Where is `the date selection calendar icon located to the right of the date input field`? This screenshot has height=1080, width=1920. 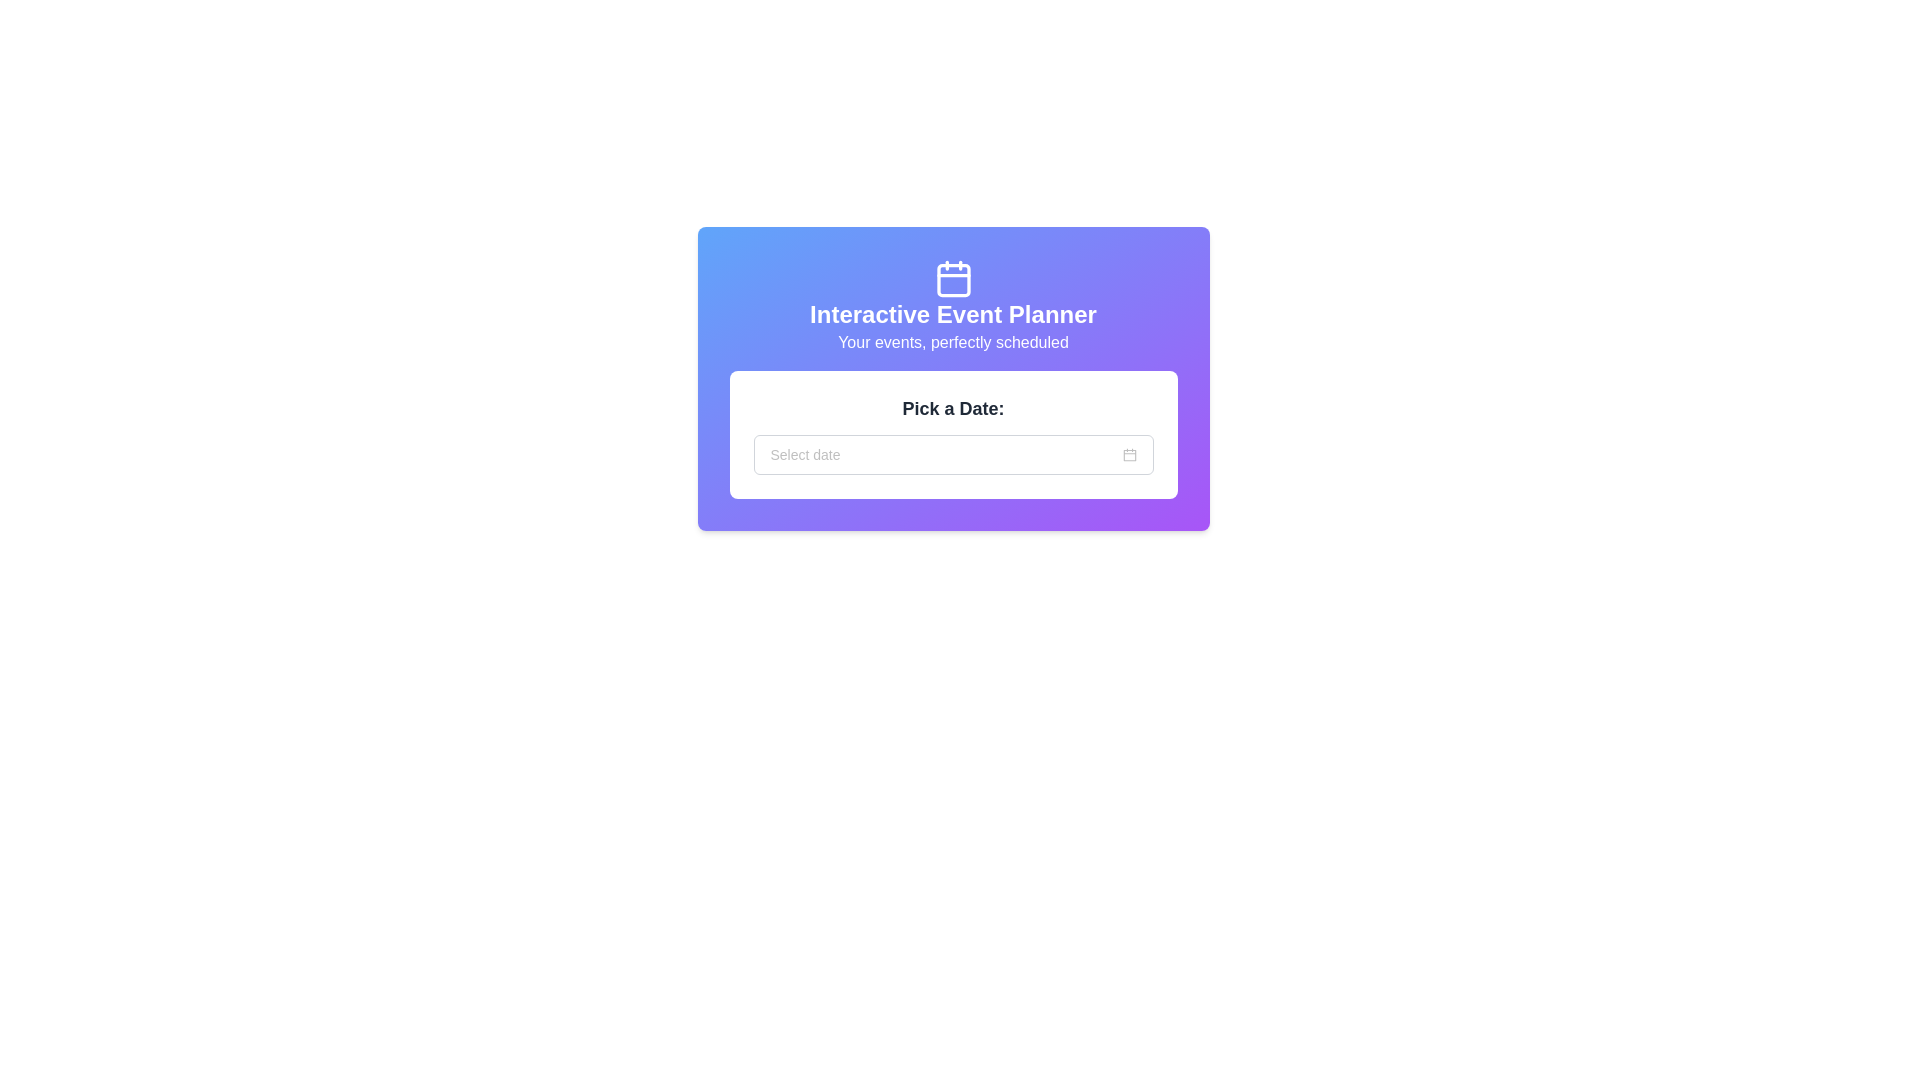
the date selection calendar icon located to the right of the date input field is located at coordinates (1129, 455).